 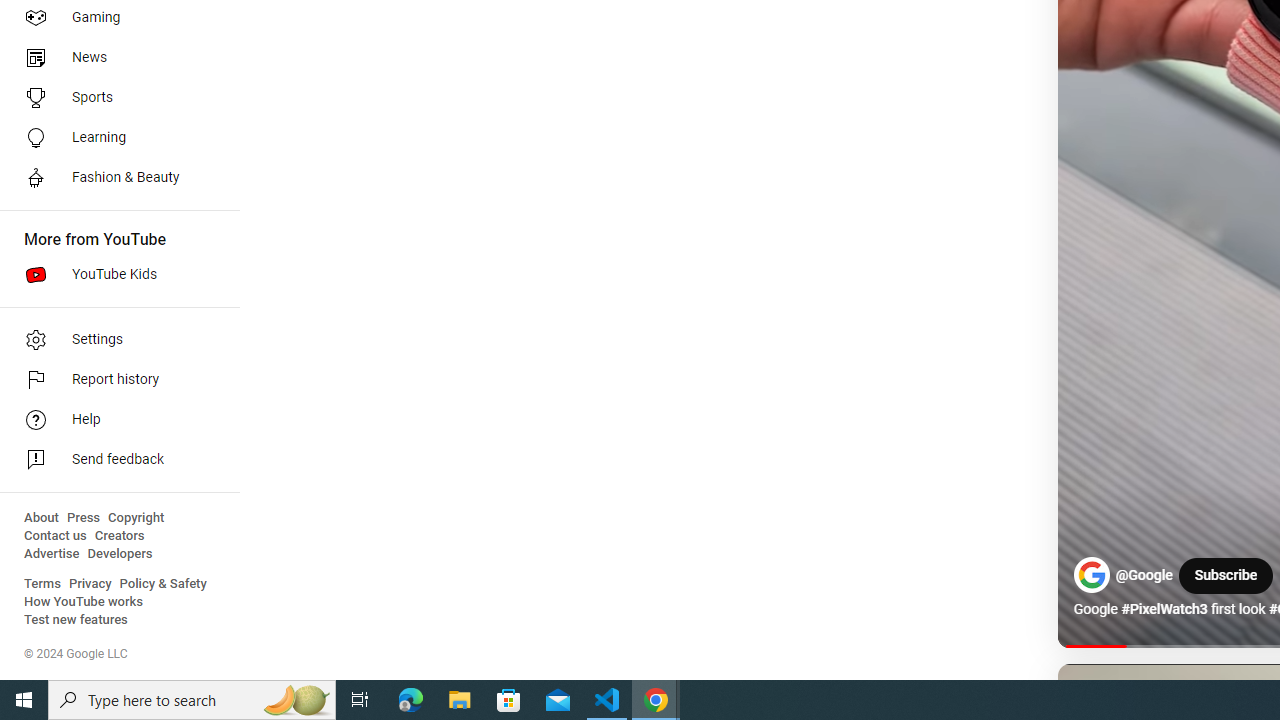 What do you see at coordinates (119, 554) in the screenshot?
I see `'Developers'` at bounding box center [119, 554].